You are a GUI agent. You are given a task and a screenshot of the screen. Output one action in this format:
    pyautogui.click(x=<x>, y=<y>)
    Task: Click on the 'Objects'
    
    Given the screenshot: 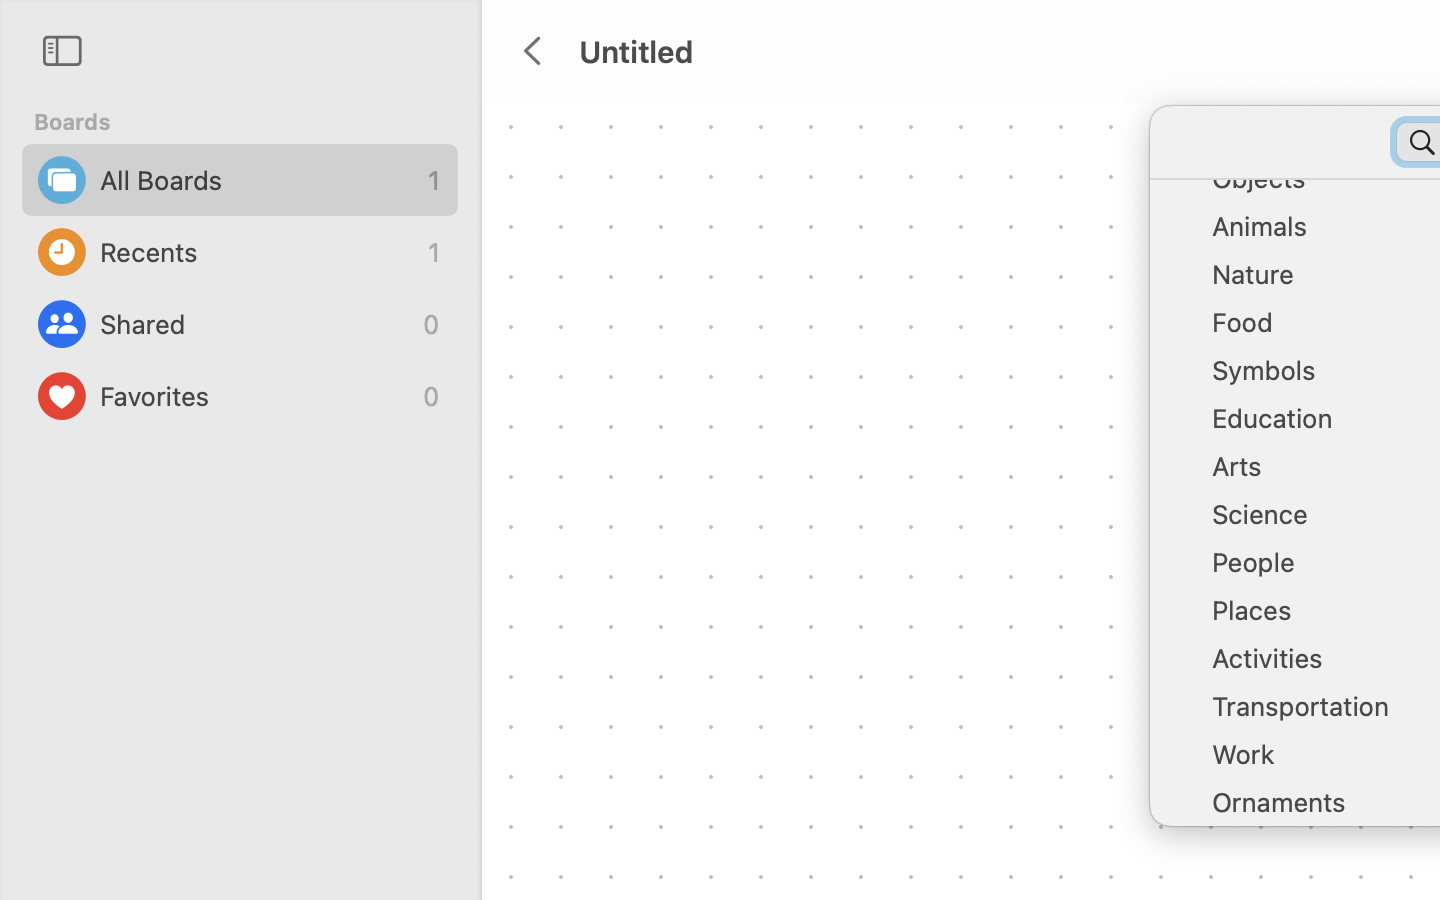 What is the action you would take?
    pyautogui.click(x=1320, y=186)
    